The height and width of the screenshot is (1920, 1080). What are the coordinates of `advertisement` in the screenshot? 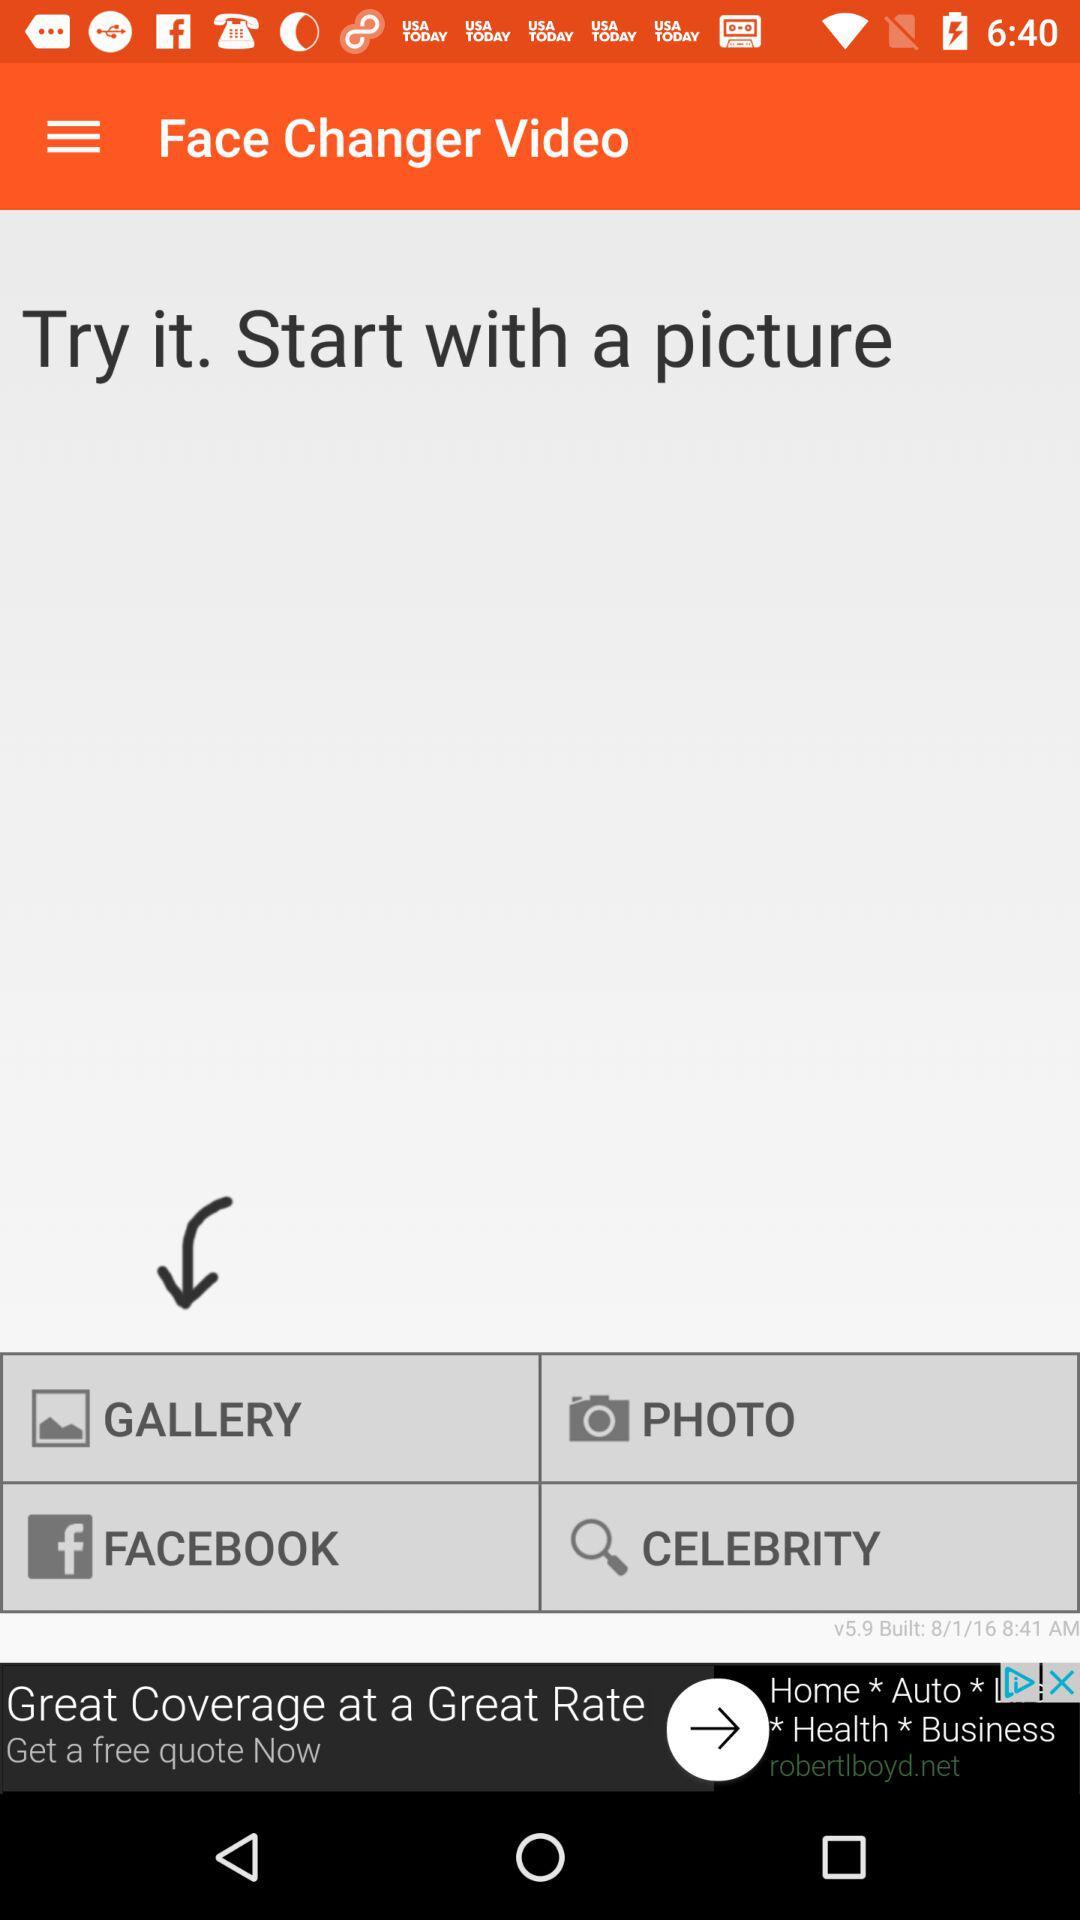 It's located at (540, 1727).